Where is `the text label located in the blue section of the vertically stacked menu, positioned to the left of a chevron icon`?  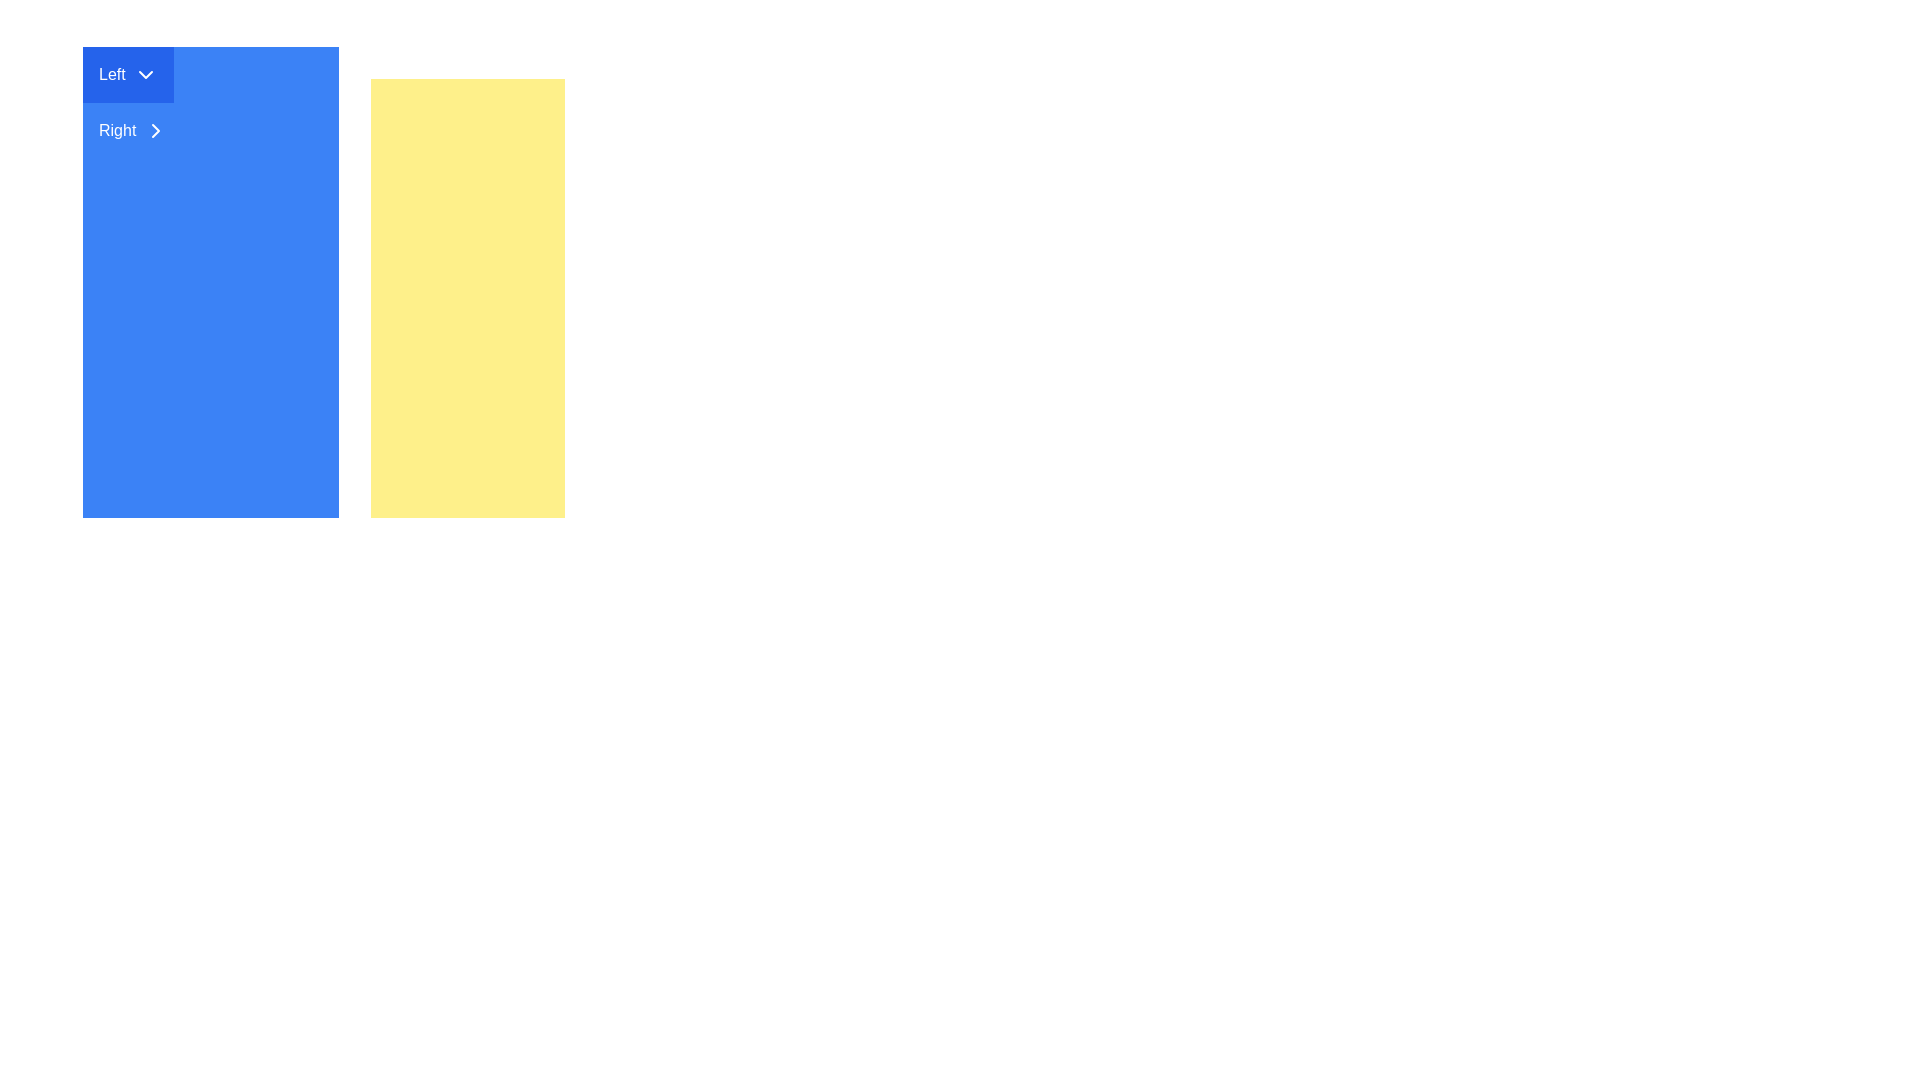 the text label located in the blue section of the vertically stacked menu, positioned to the left of a chevron icon is located at coordinates (116, 131).